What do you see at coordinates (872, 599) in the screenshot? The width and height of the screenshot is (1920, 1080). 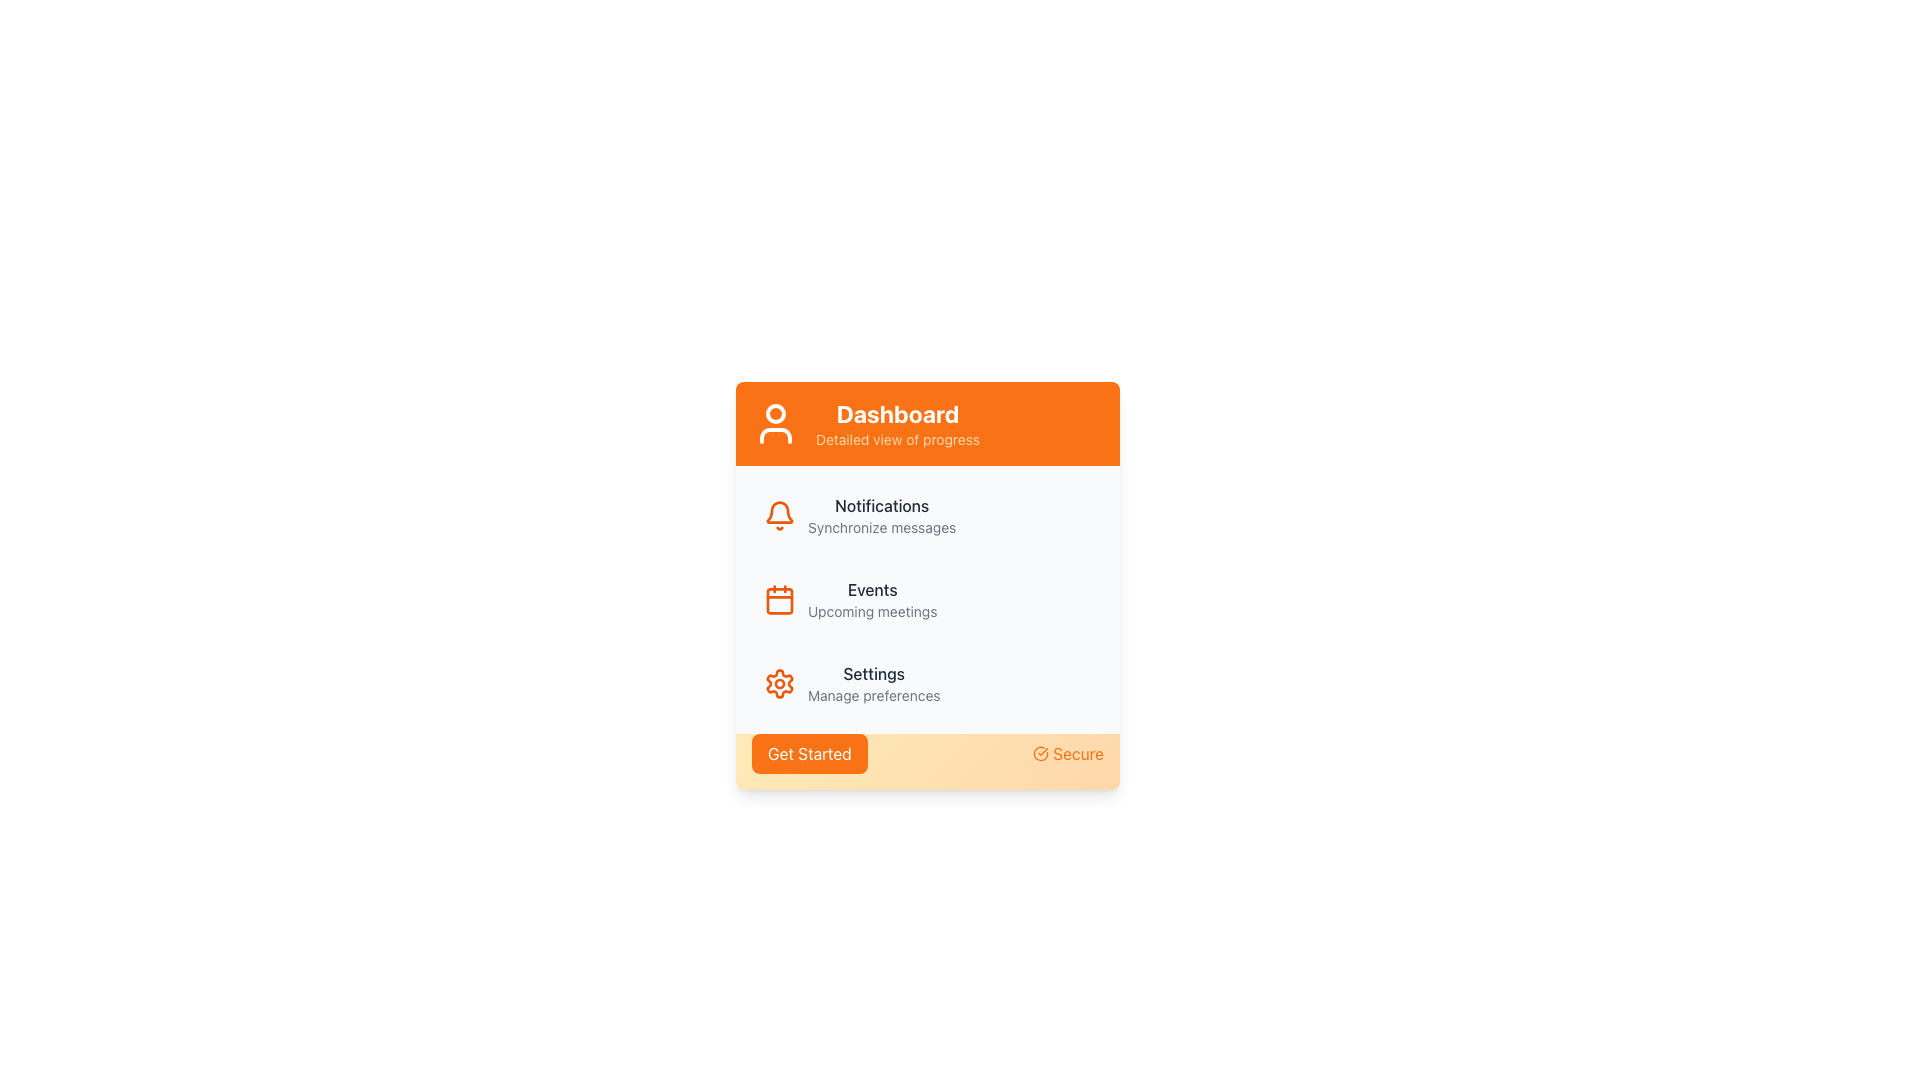 I see `text label that serves as a descriptive heading for upcoming meetings, located between 'Notifications' and 'Settings' in the middle section of the card-like interface` at bounding box center [872, 599].